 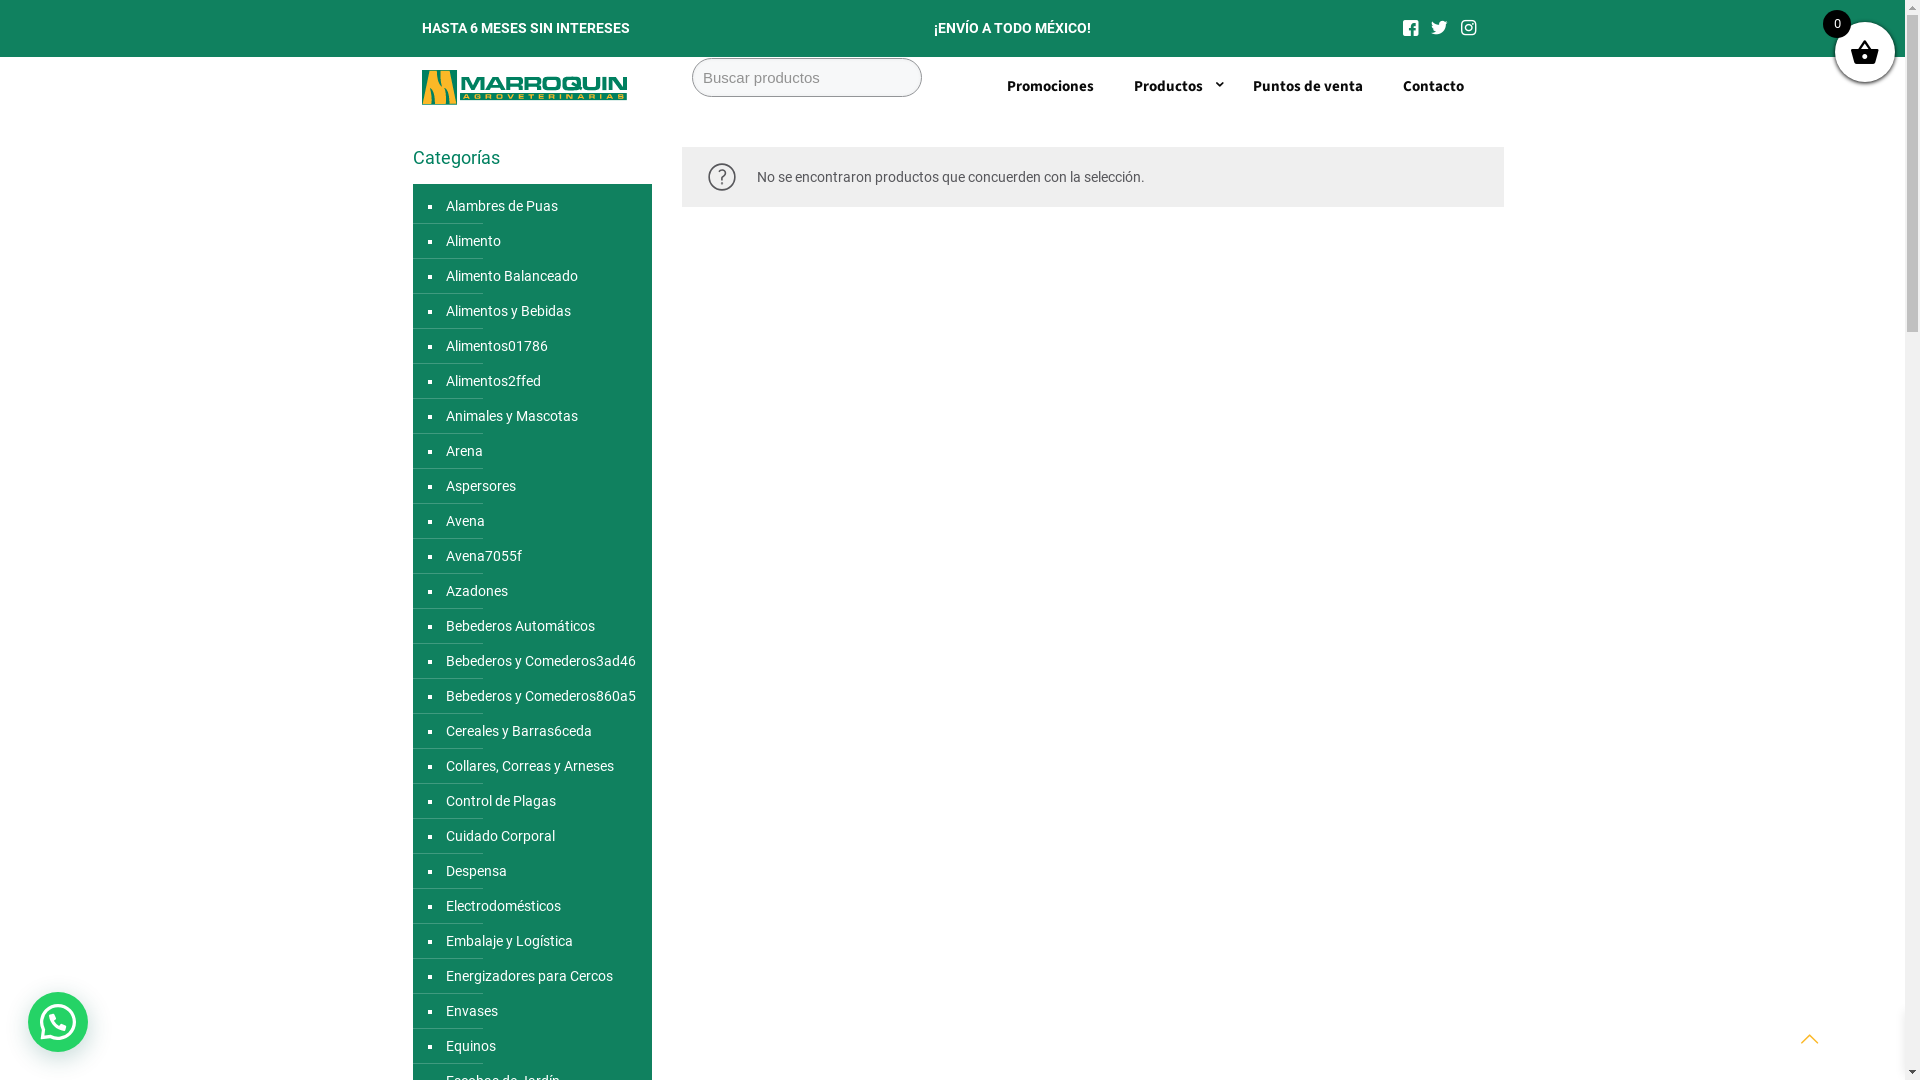 I want to click on 'Collares, Correas y Arneses', so click(x=542, y=765).